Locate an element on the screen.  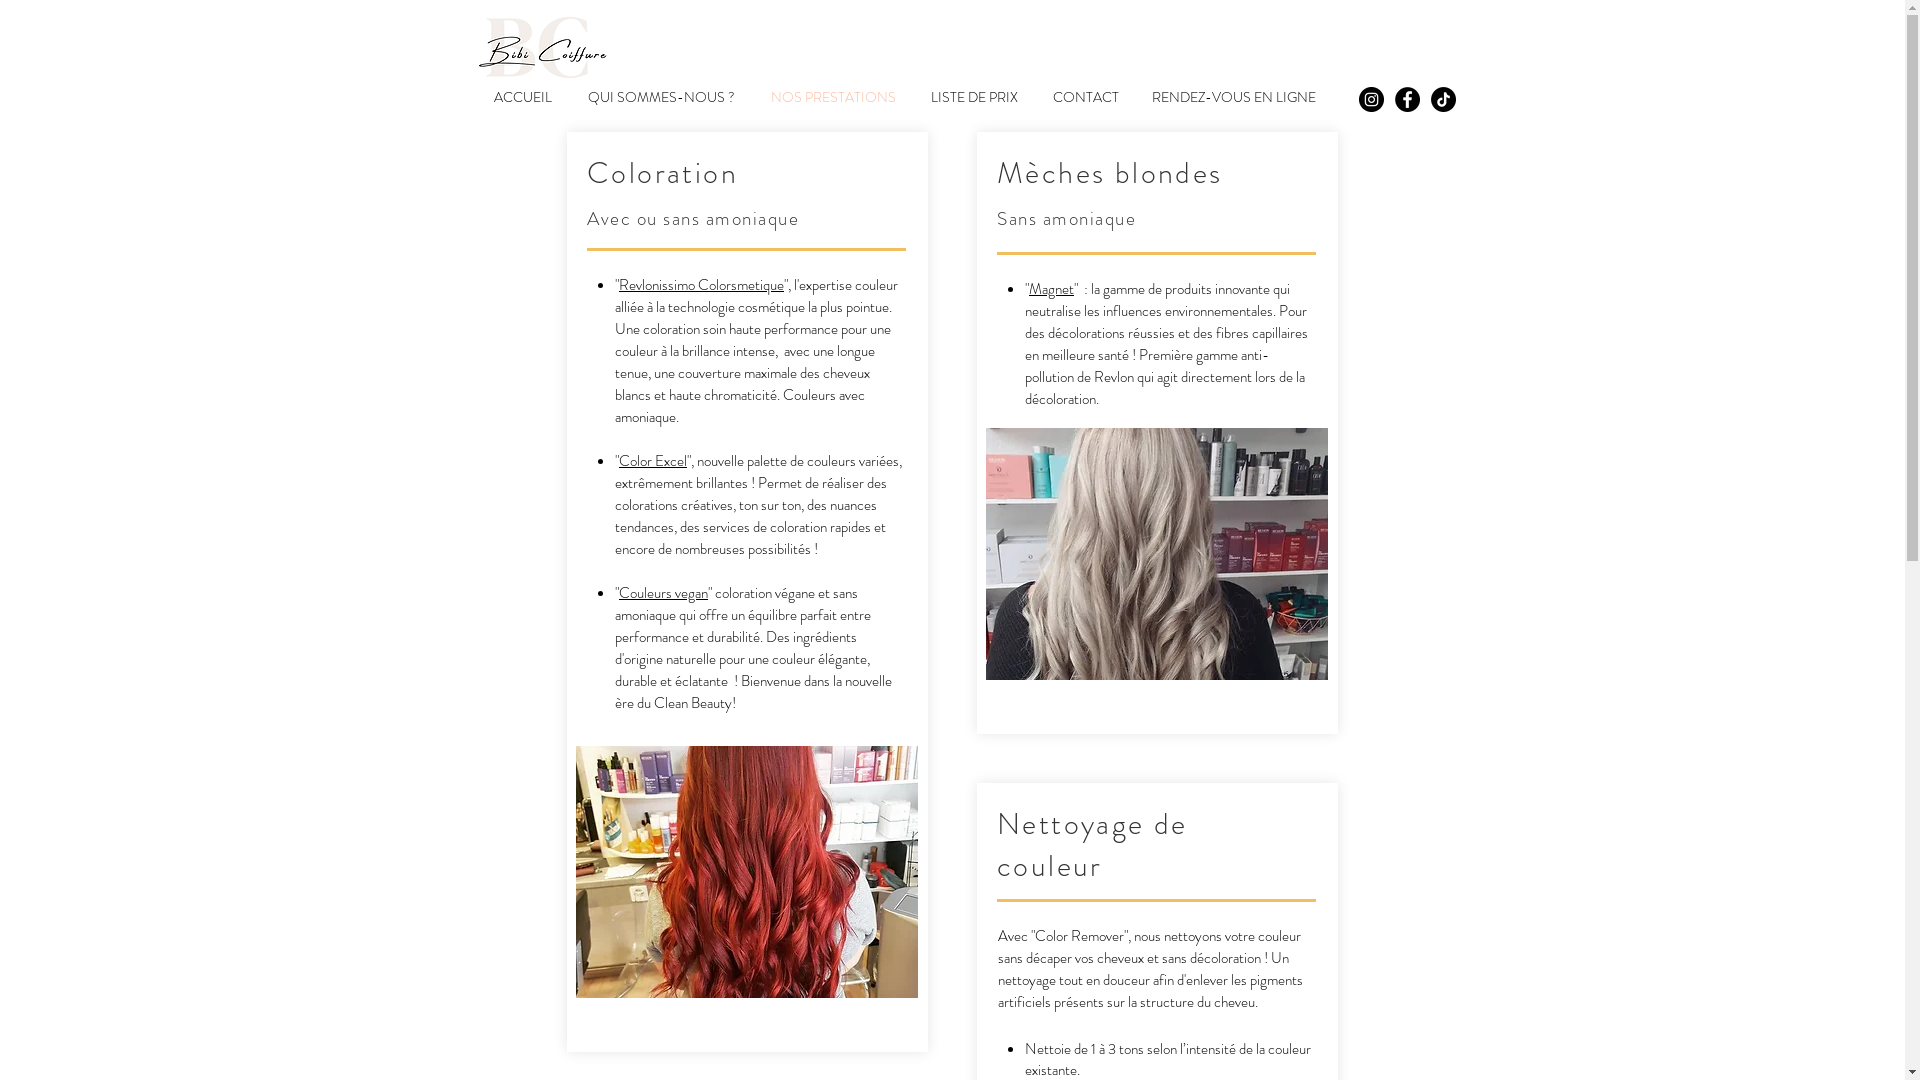
'QUI SOMMES-NOUS ?' is located at coordinates (663, 97).